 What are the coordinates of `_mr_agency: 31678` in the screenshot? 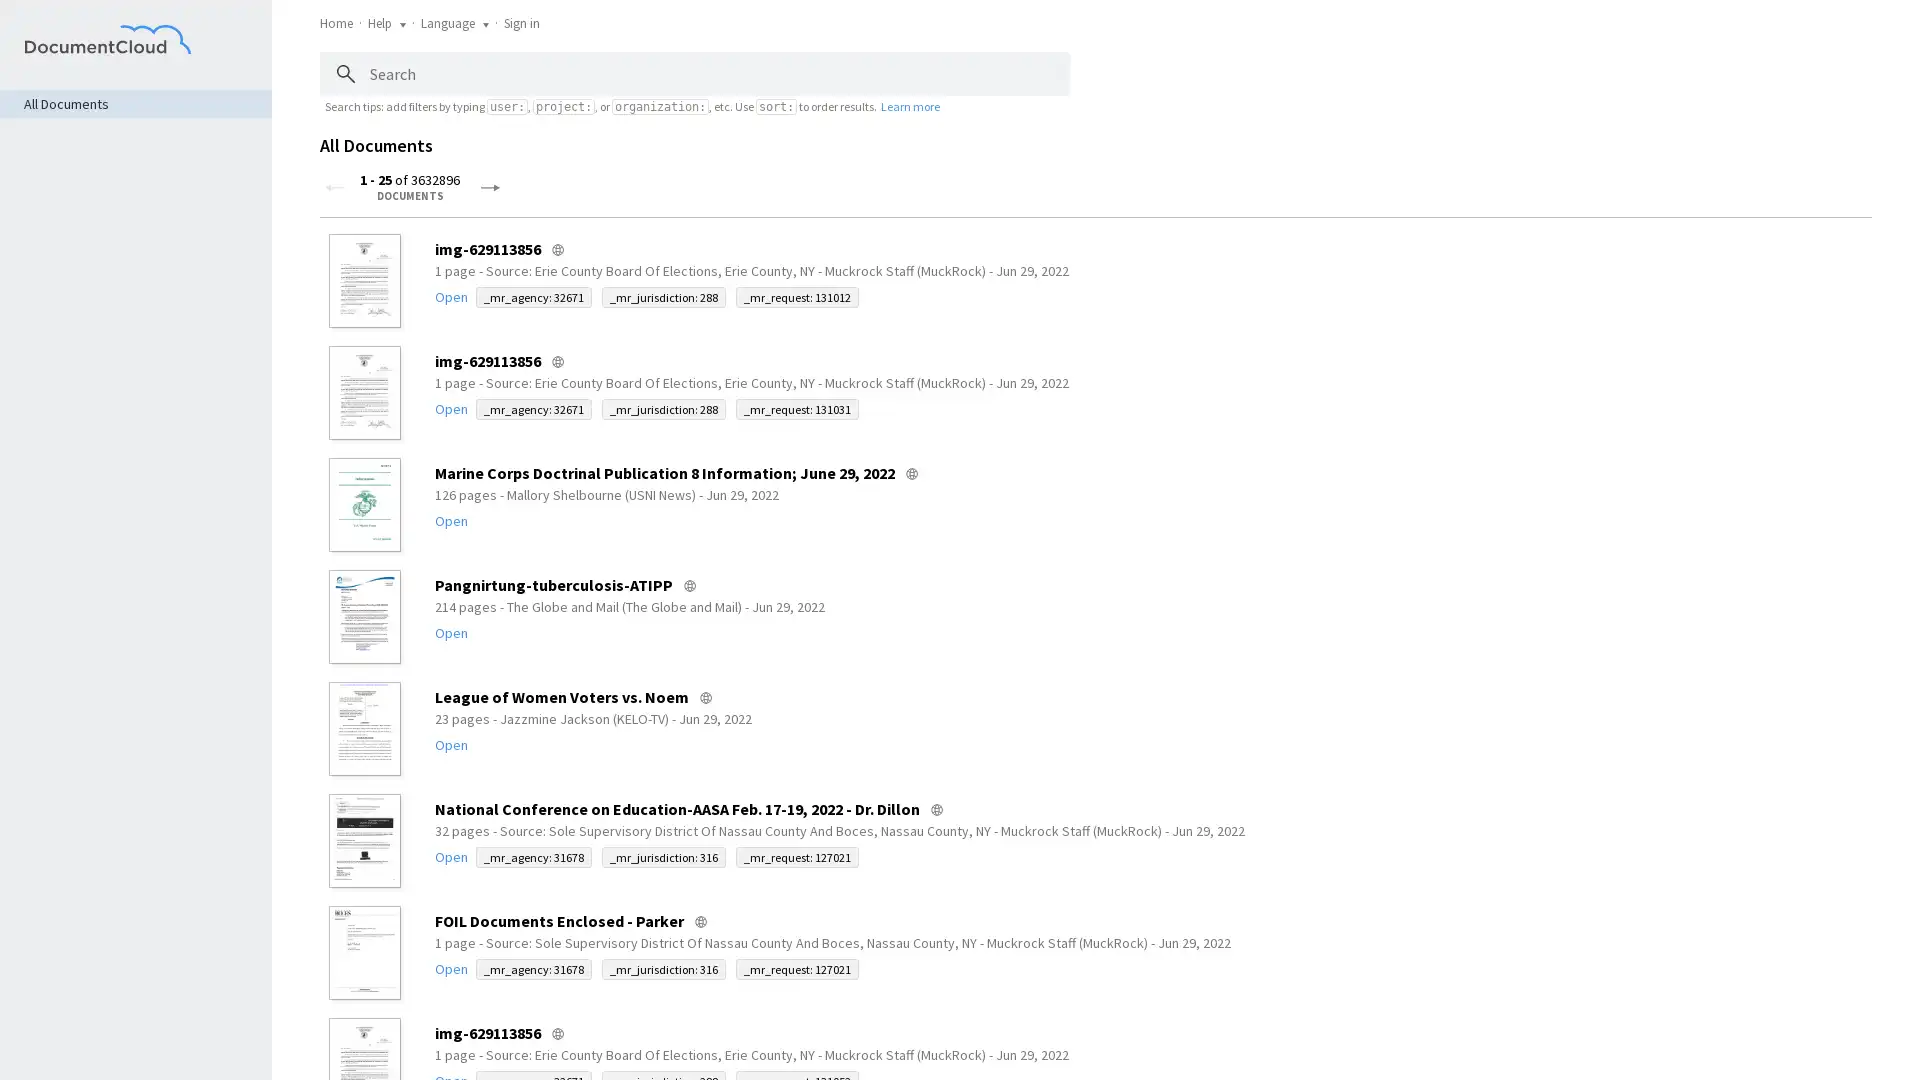 It's located at (533, 855).